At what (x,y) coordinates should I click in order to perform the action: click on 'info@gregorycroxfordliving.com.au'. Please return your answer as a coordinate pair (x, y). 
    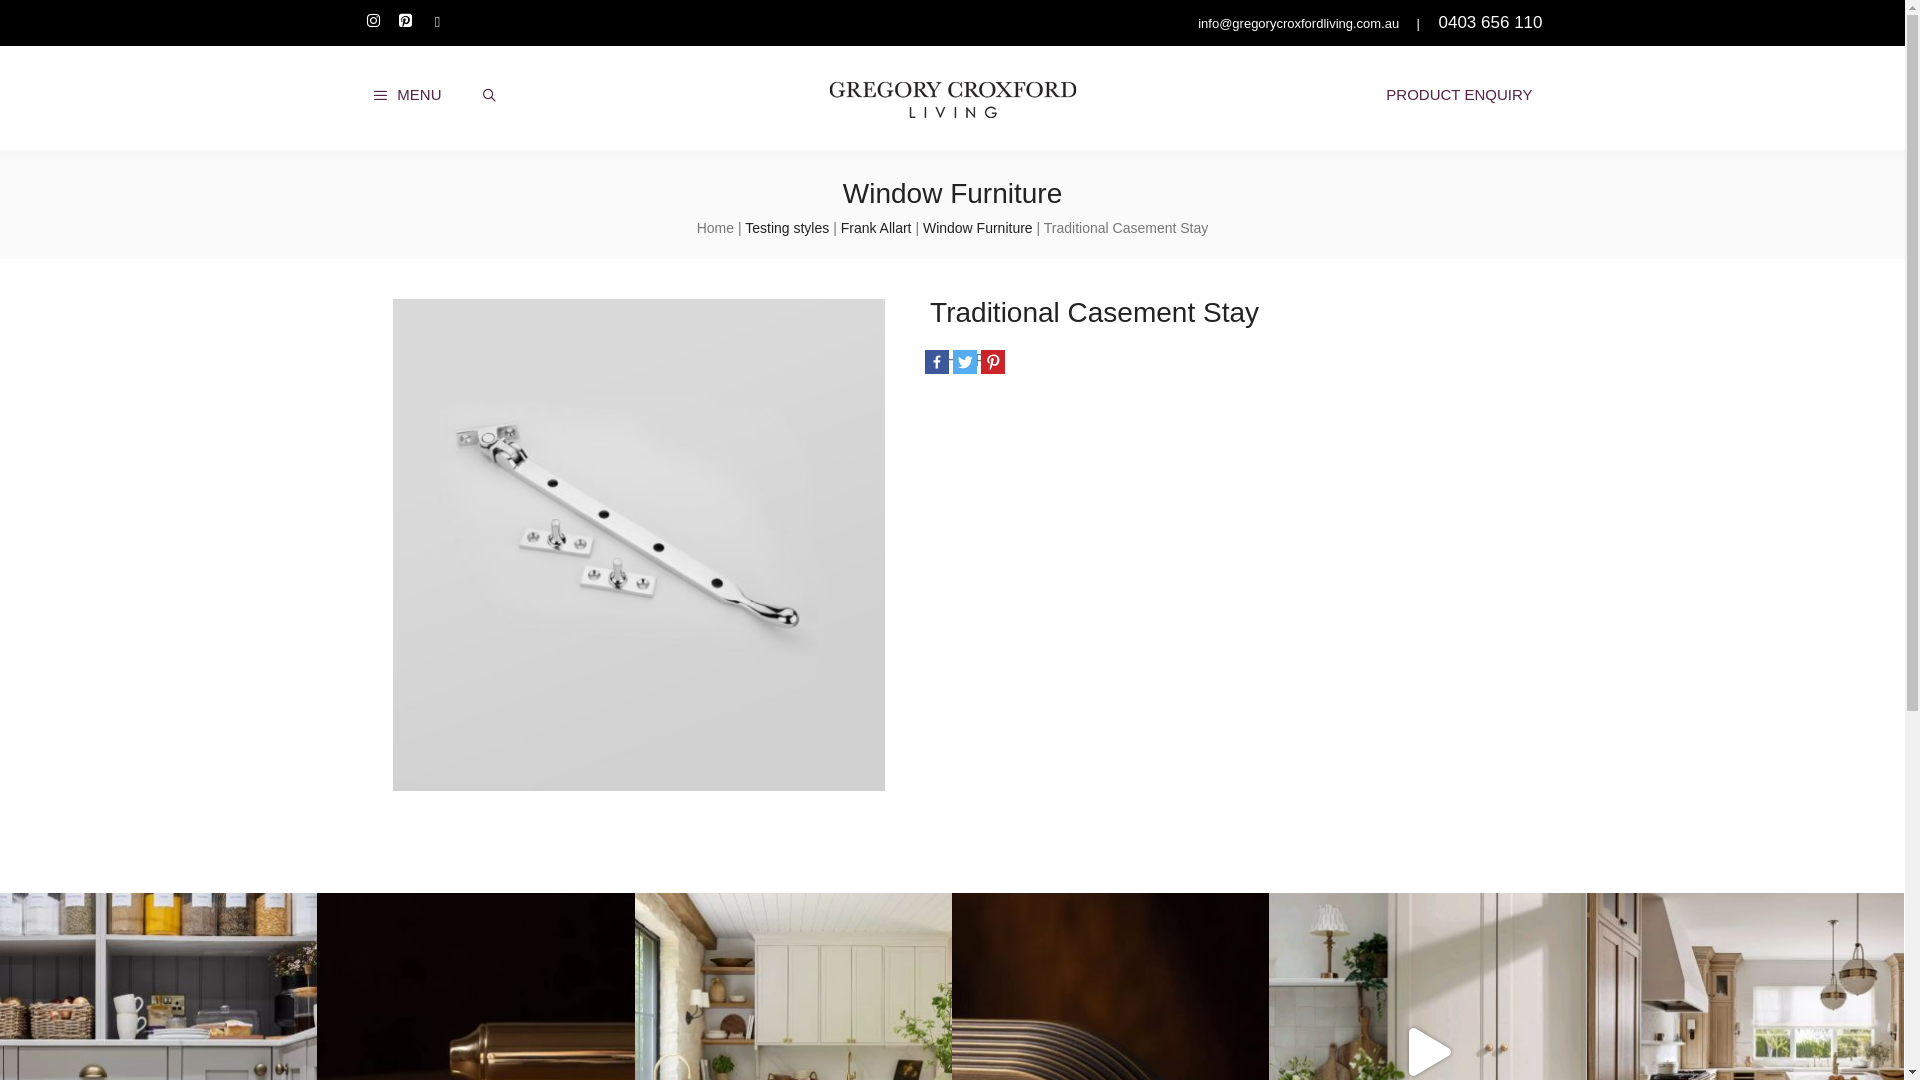
    Looking at the image, I should click on (1296, 23).